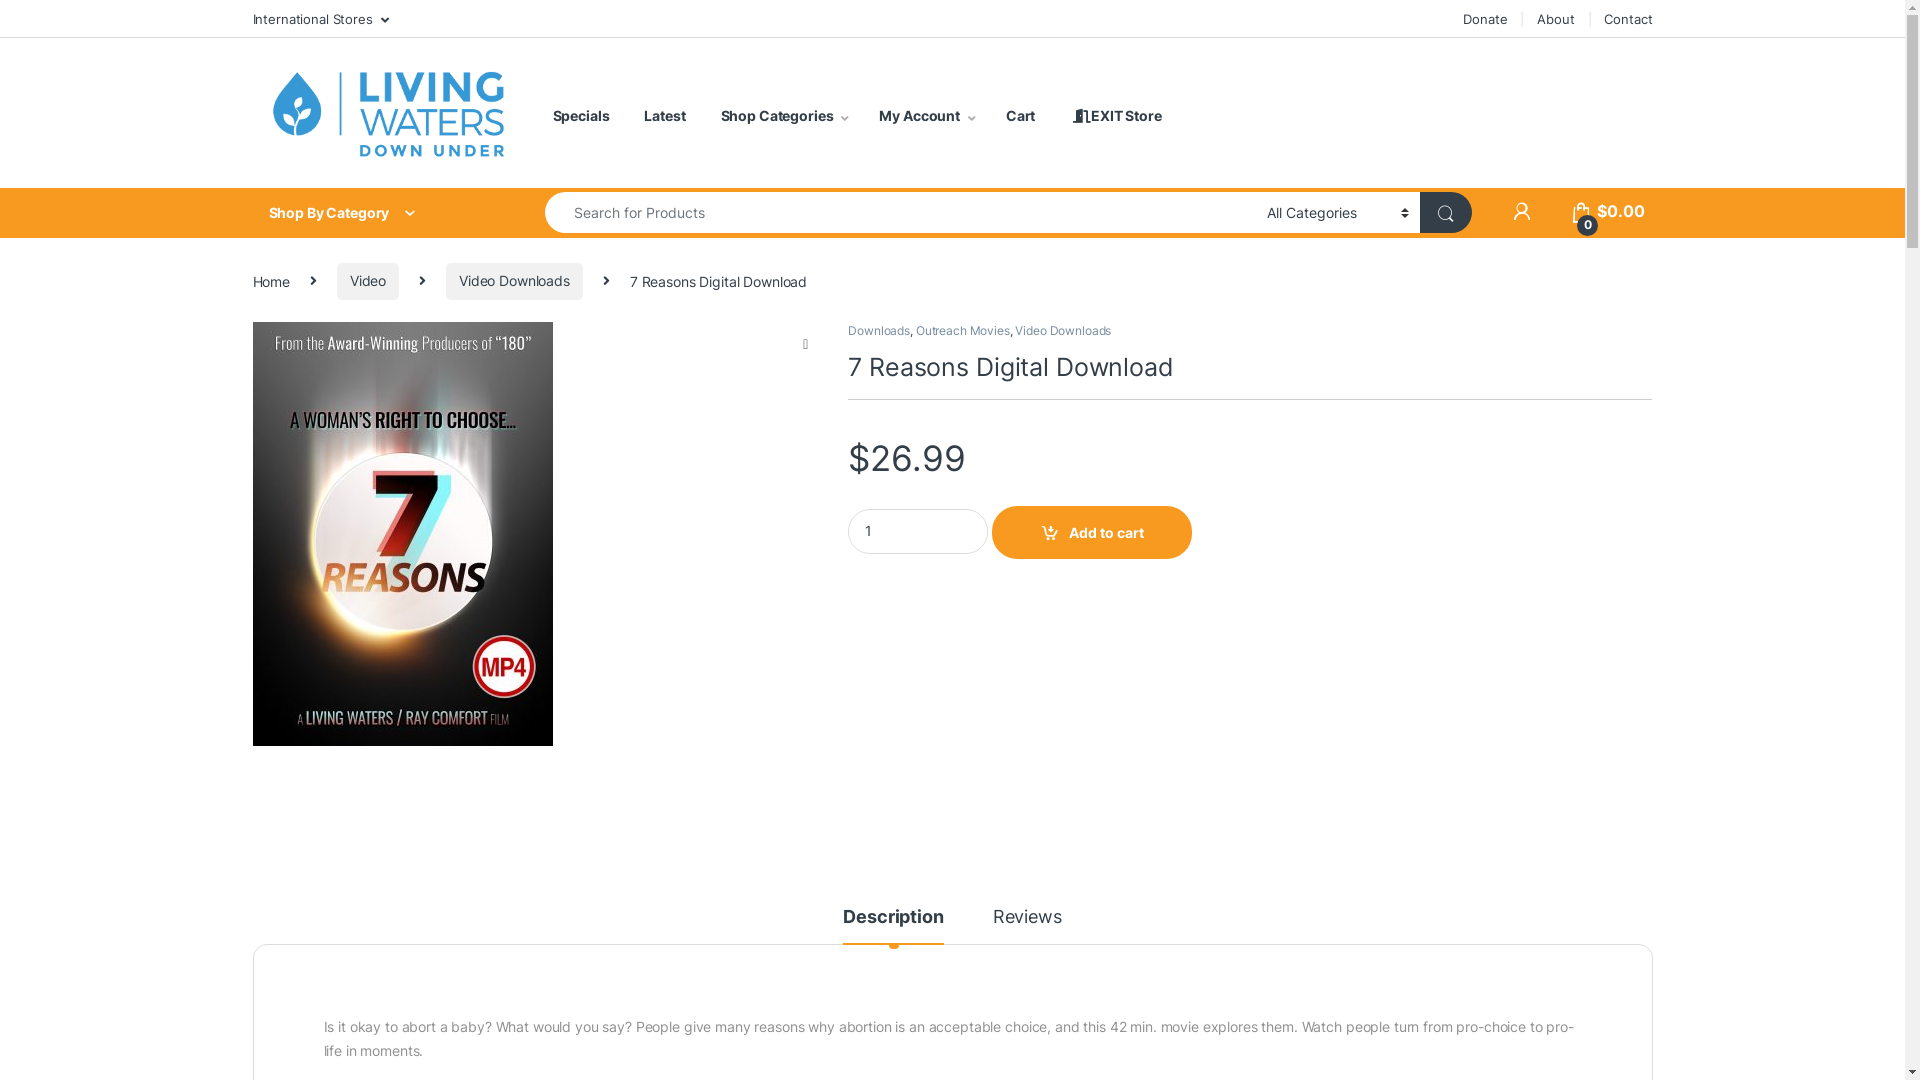 The width and height of the screenshot is (1920, 1080). What do you see at coordinates (891, 925) in the screenshot?
I see `'Description'` at bounding box center [891, 925].